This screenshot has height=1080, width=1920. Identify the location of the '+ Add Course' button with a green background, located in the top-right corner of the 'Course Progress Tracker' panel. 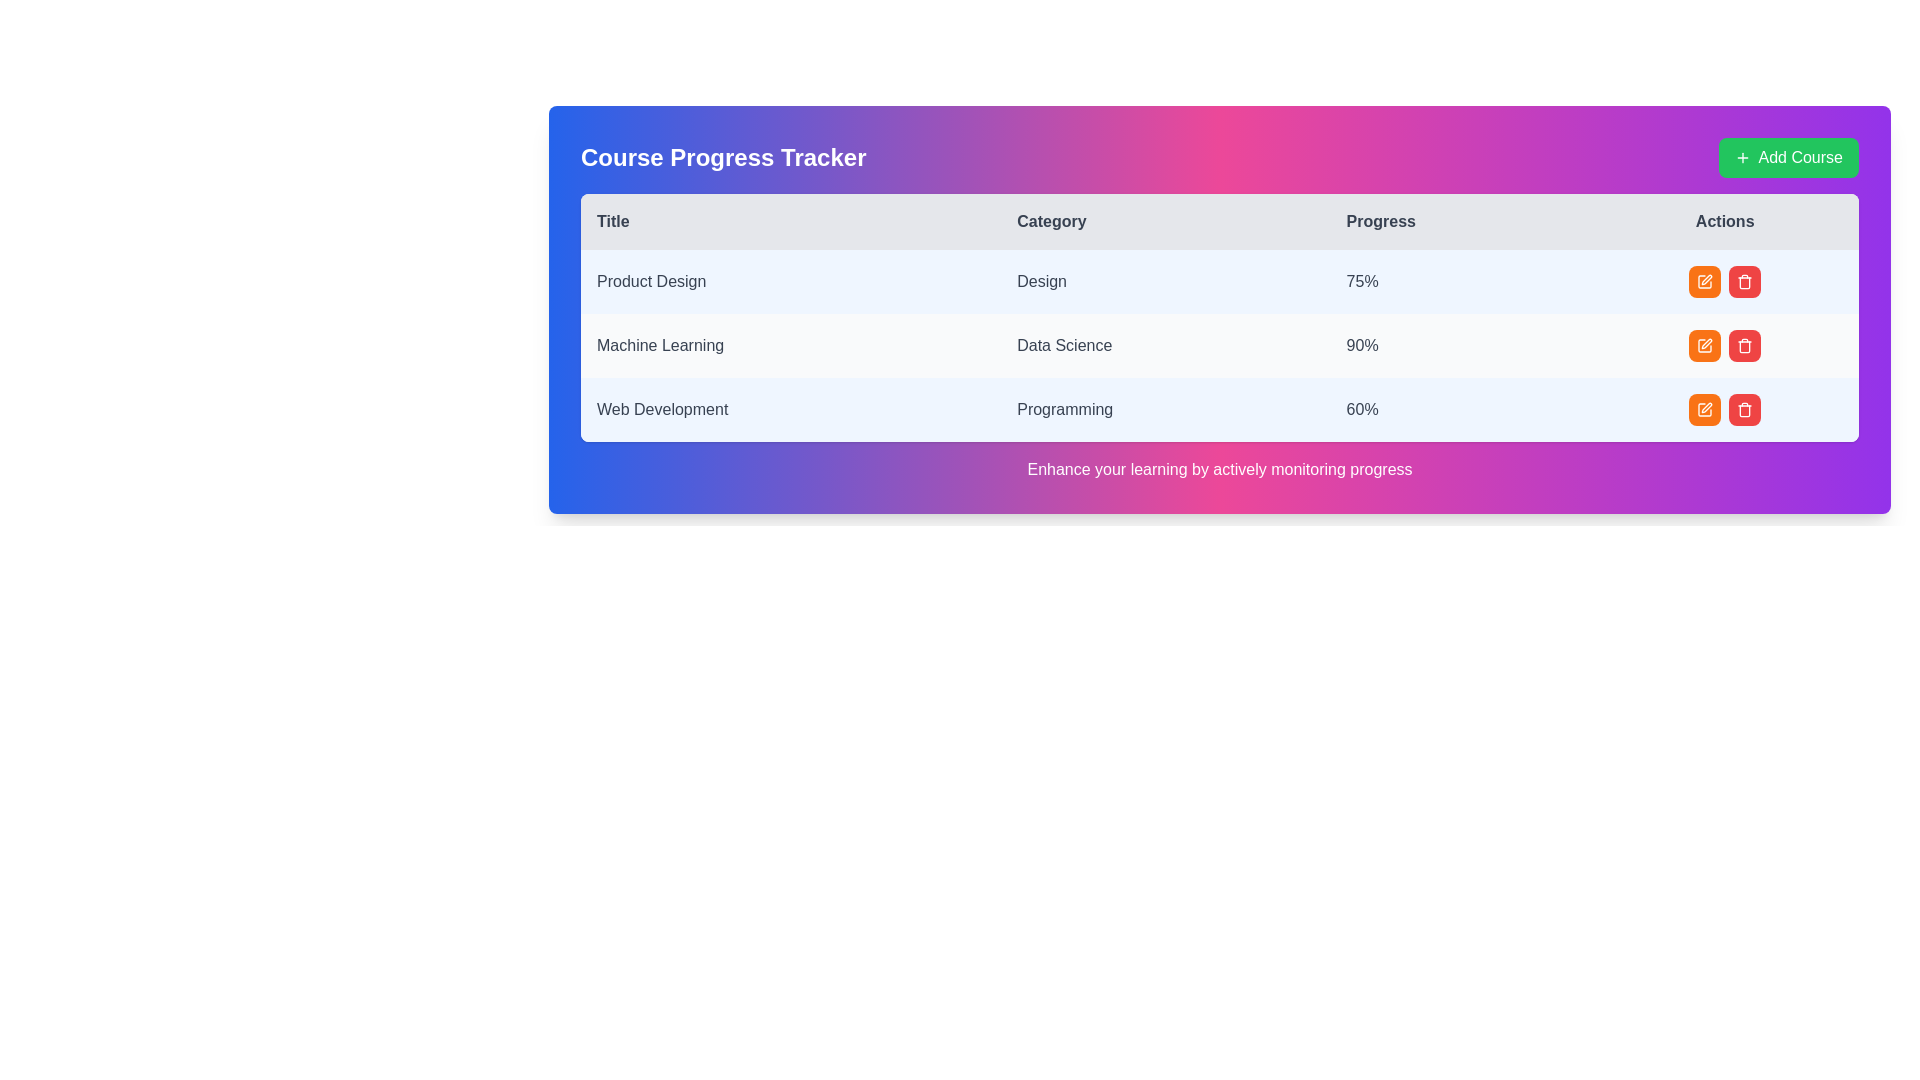
(1788, 157).